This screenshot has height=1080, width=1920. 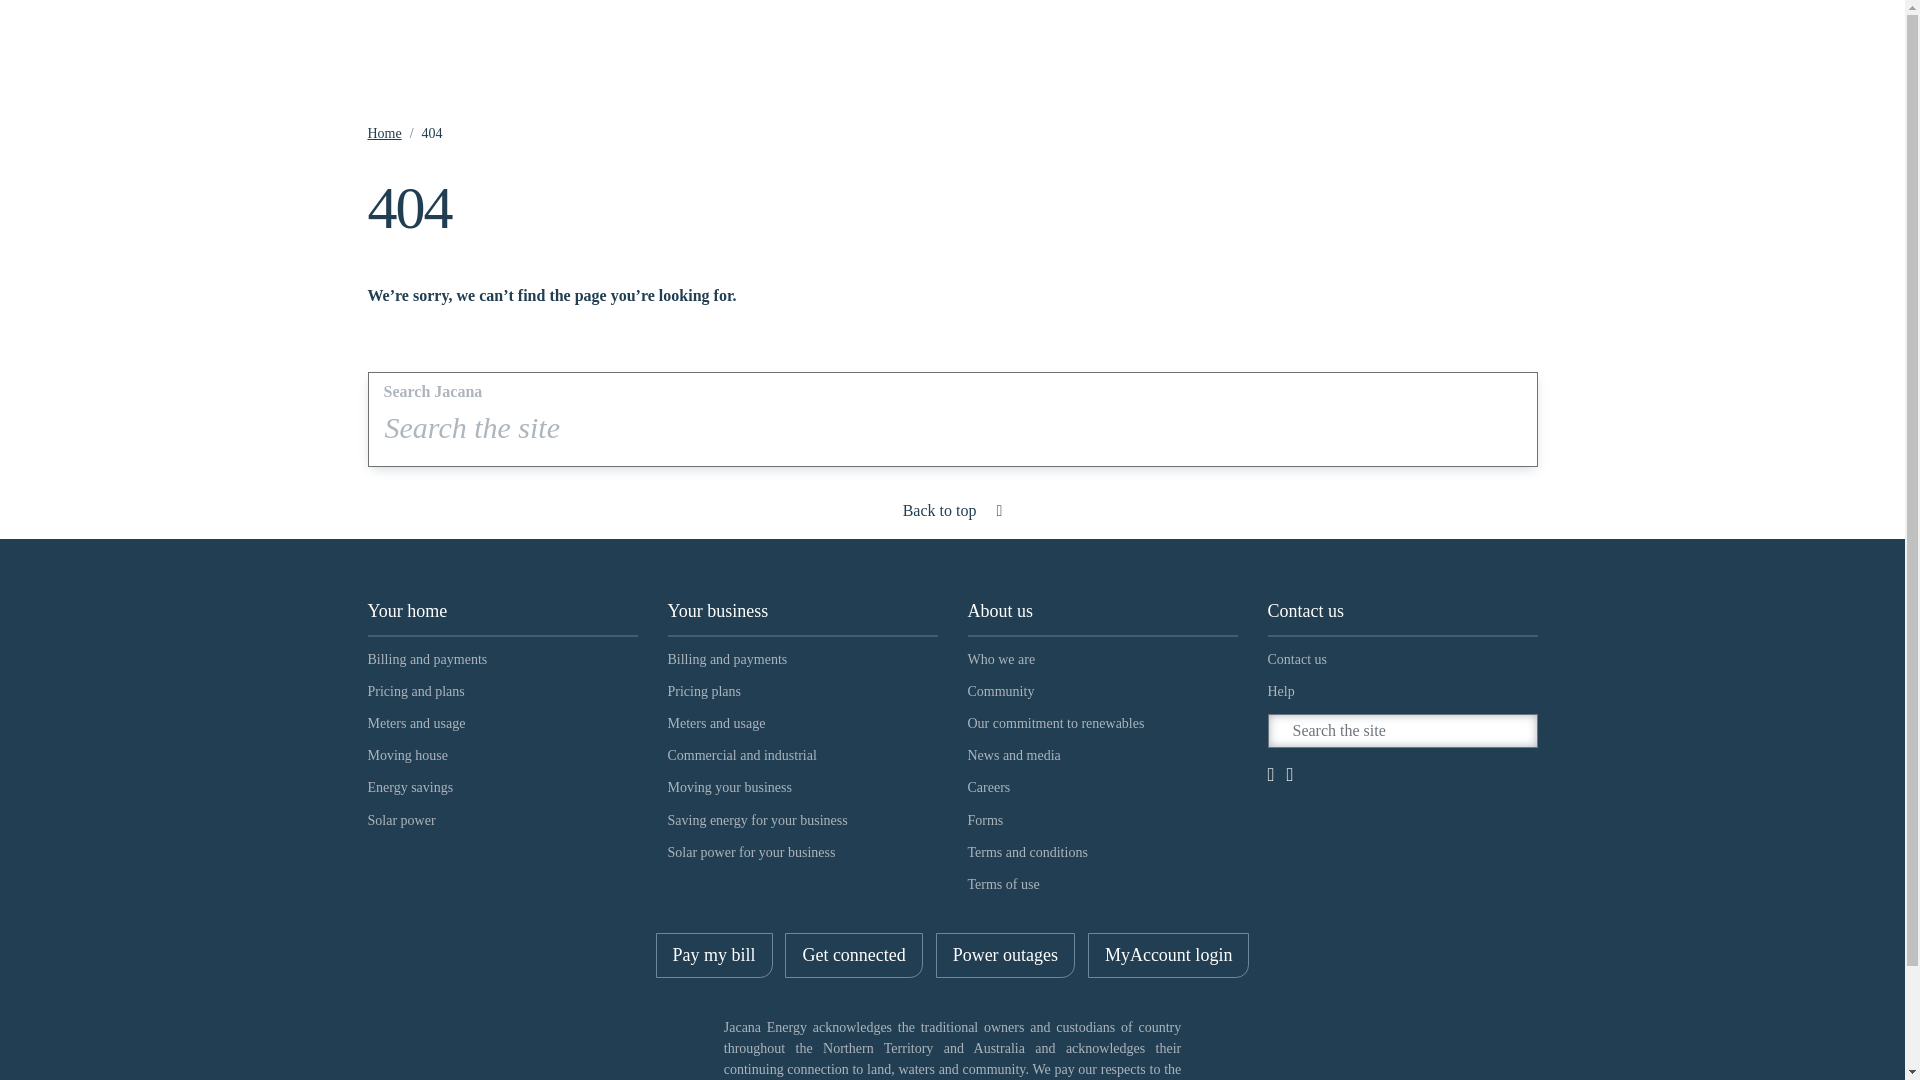 I want to click on 'Get connected', so click(x=784, y=954).